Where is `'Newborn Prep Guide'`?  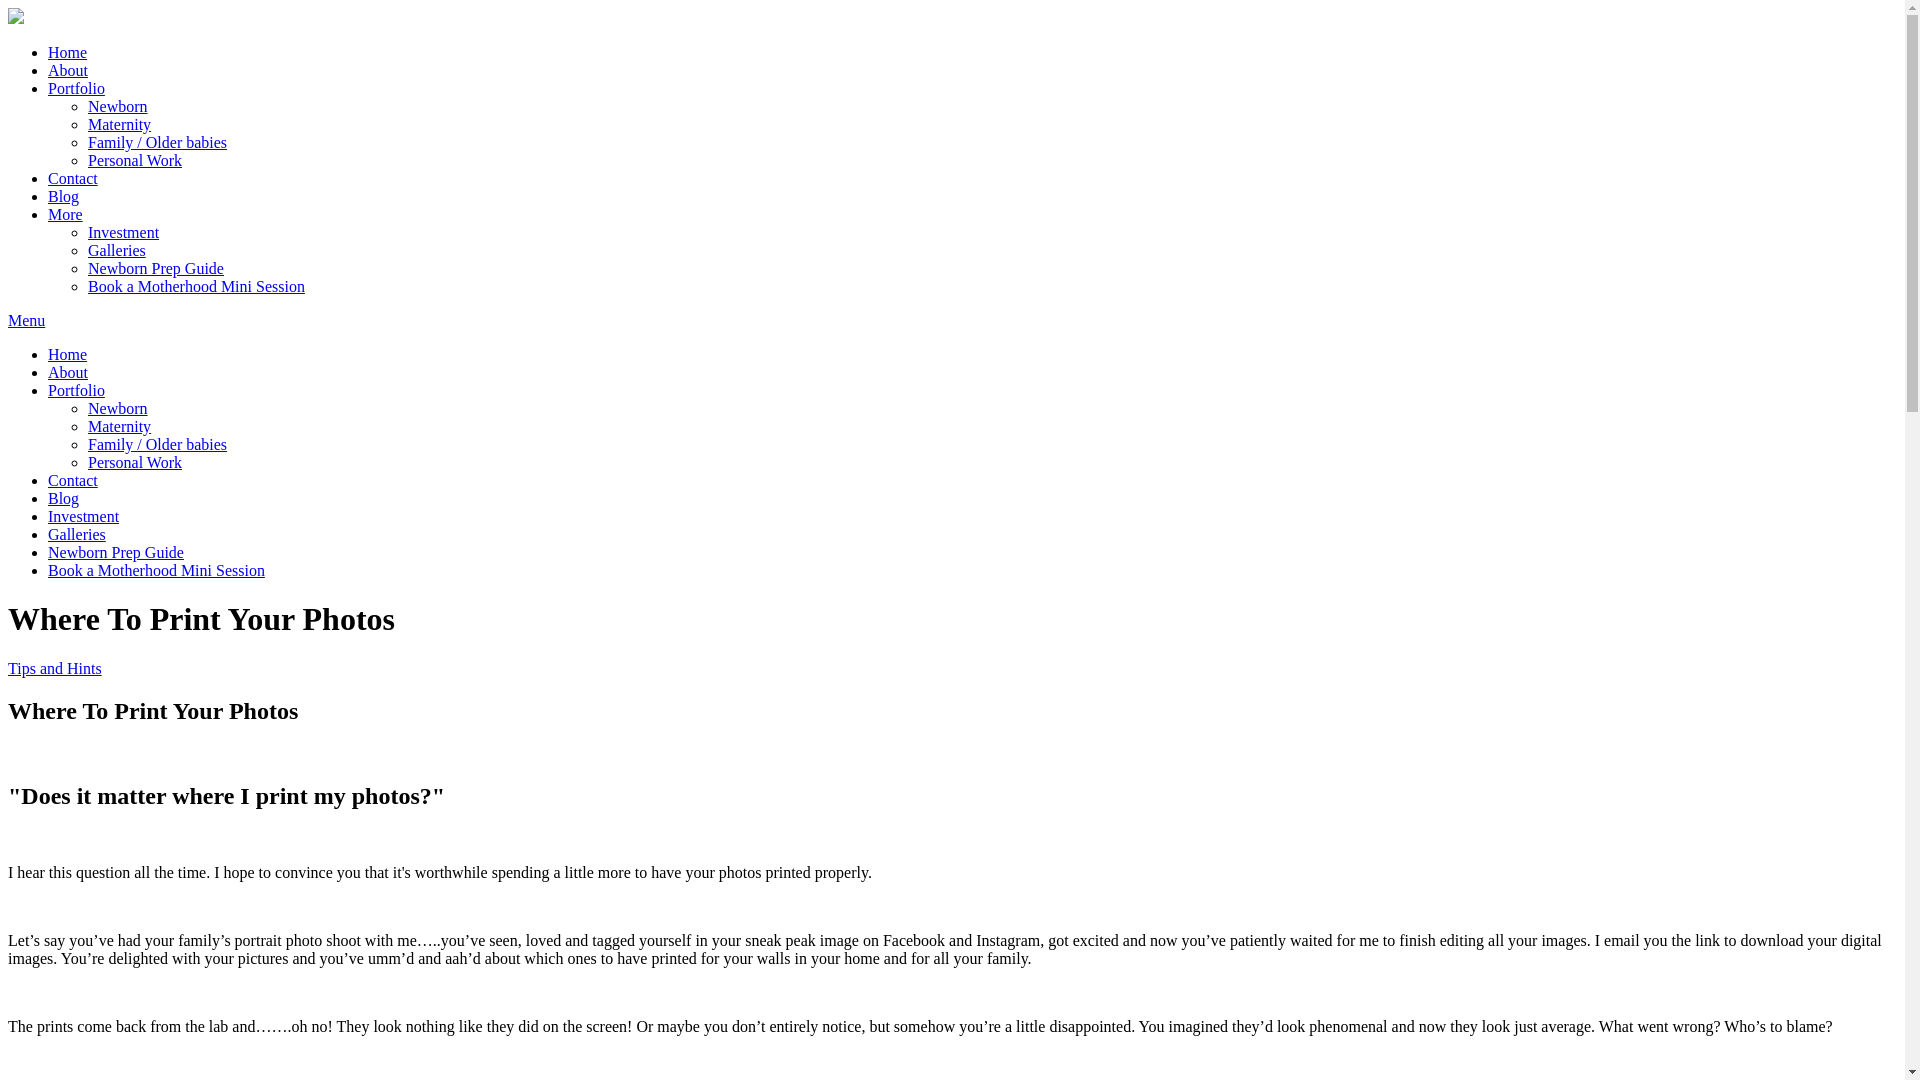 'Newborn Prep Guide' is located at coordinates (155, 267).